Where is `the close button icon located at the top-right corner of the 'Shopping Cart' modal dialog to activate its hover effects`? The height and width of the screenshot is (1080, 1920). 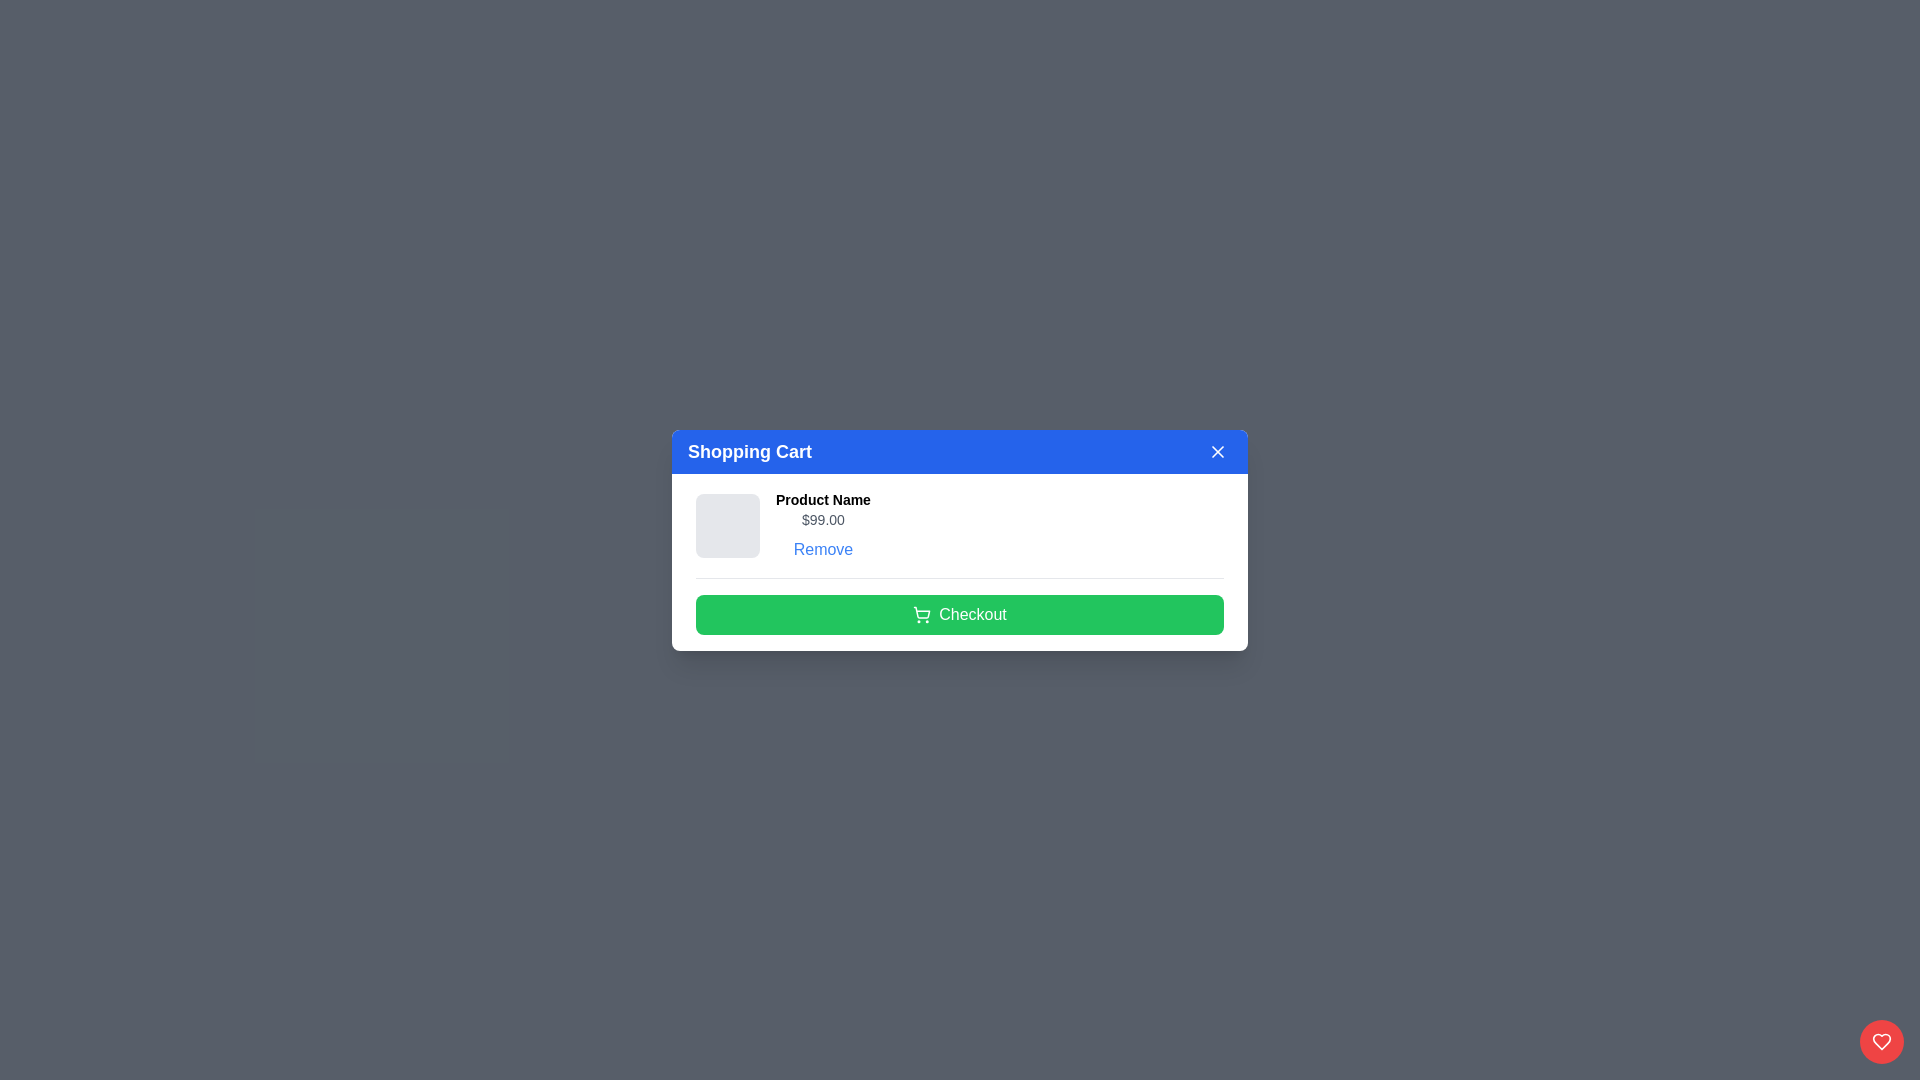 the close button icon located at the top-right corner of the 'Shopping Cart' modal dialog to activate its hover effects is located at coordinates (1217, 451).